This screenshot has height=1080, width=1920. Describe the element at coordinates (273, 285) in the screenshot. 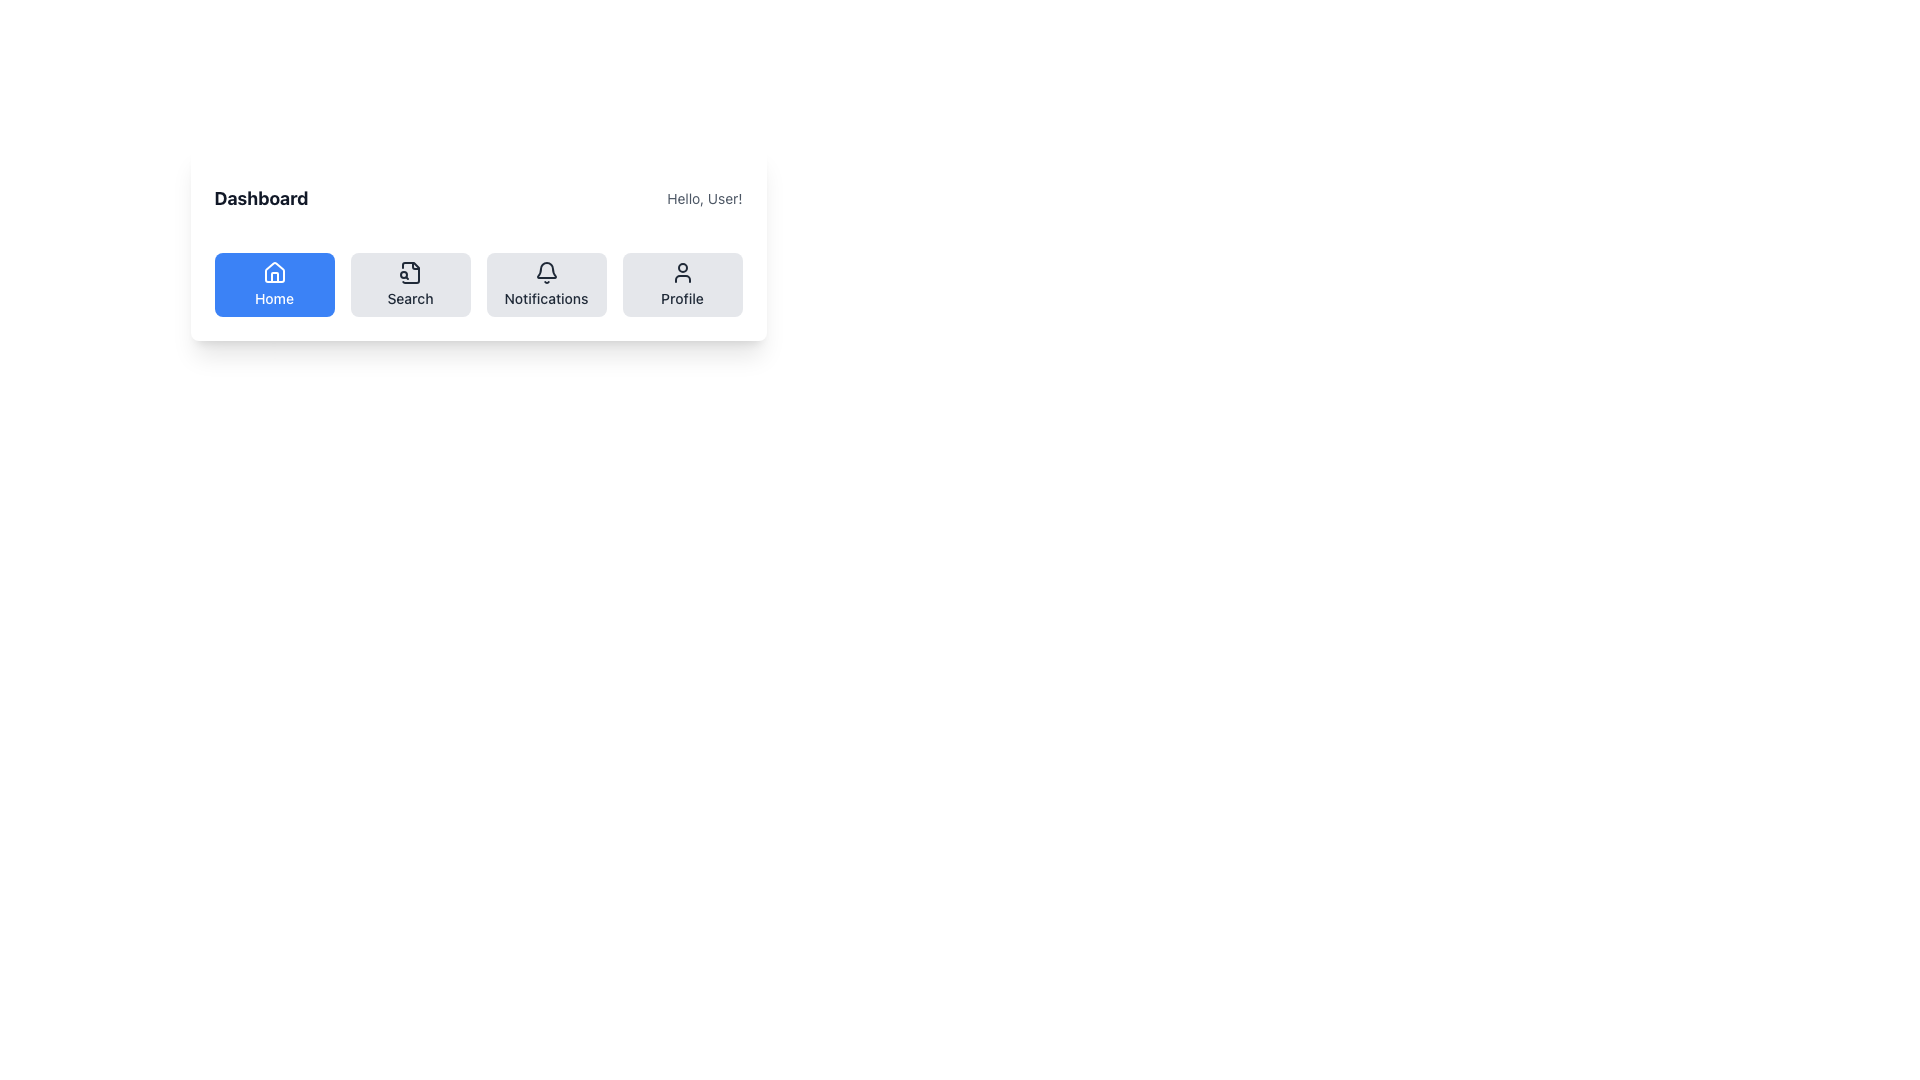

I see `the blue rectangular button labeled 'Home' with a white house icon to scale it visually` at that location.